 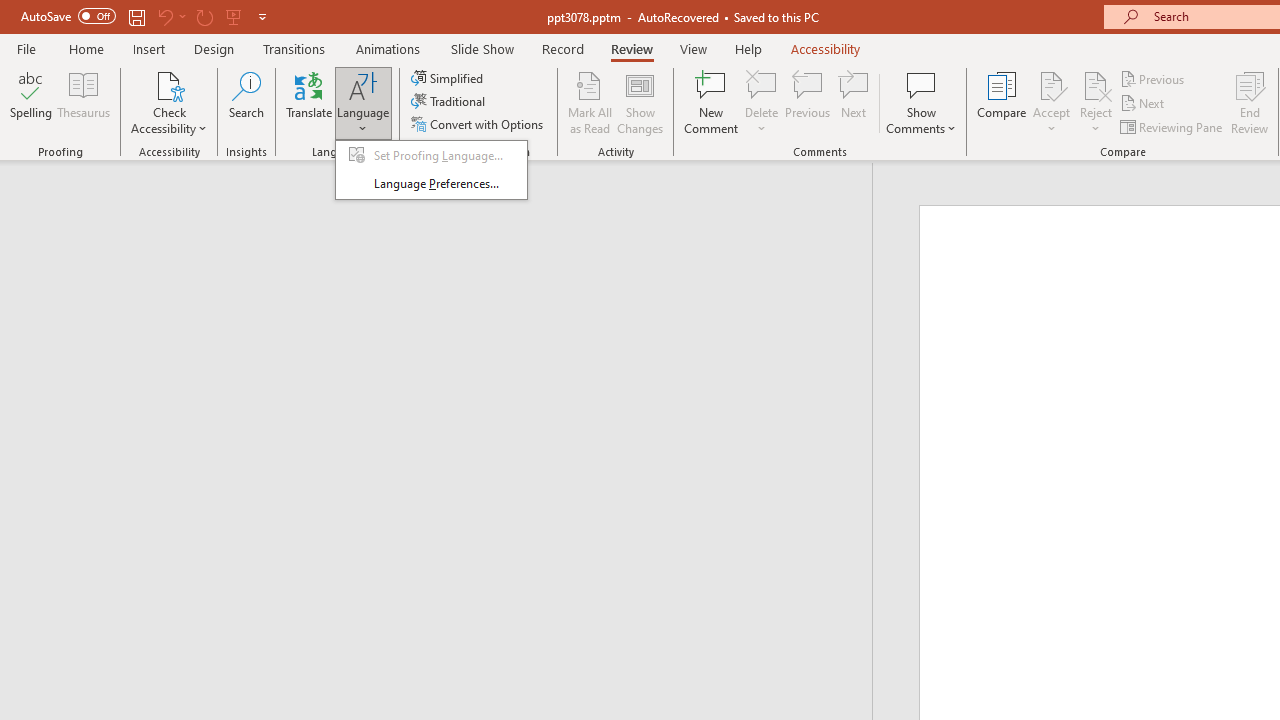 I want to click on 'Reject', so click(x=1095, y=103).